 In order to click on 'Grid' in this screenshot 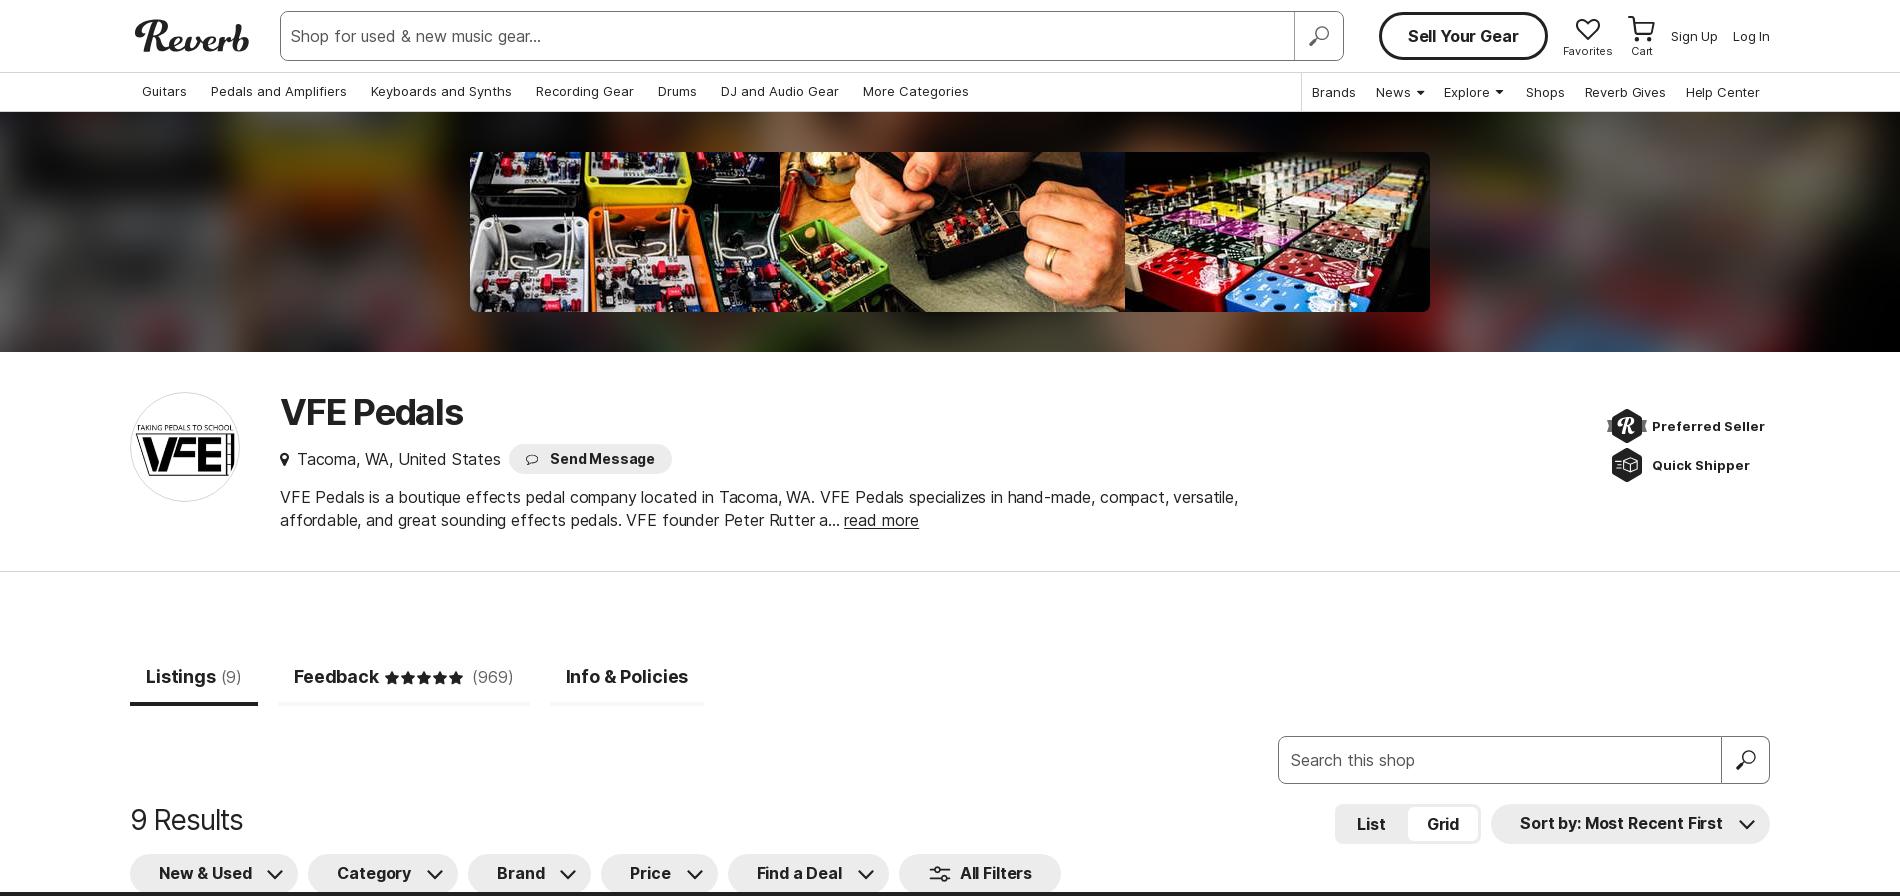, I will do `click(1425, 822)`.